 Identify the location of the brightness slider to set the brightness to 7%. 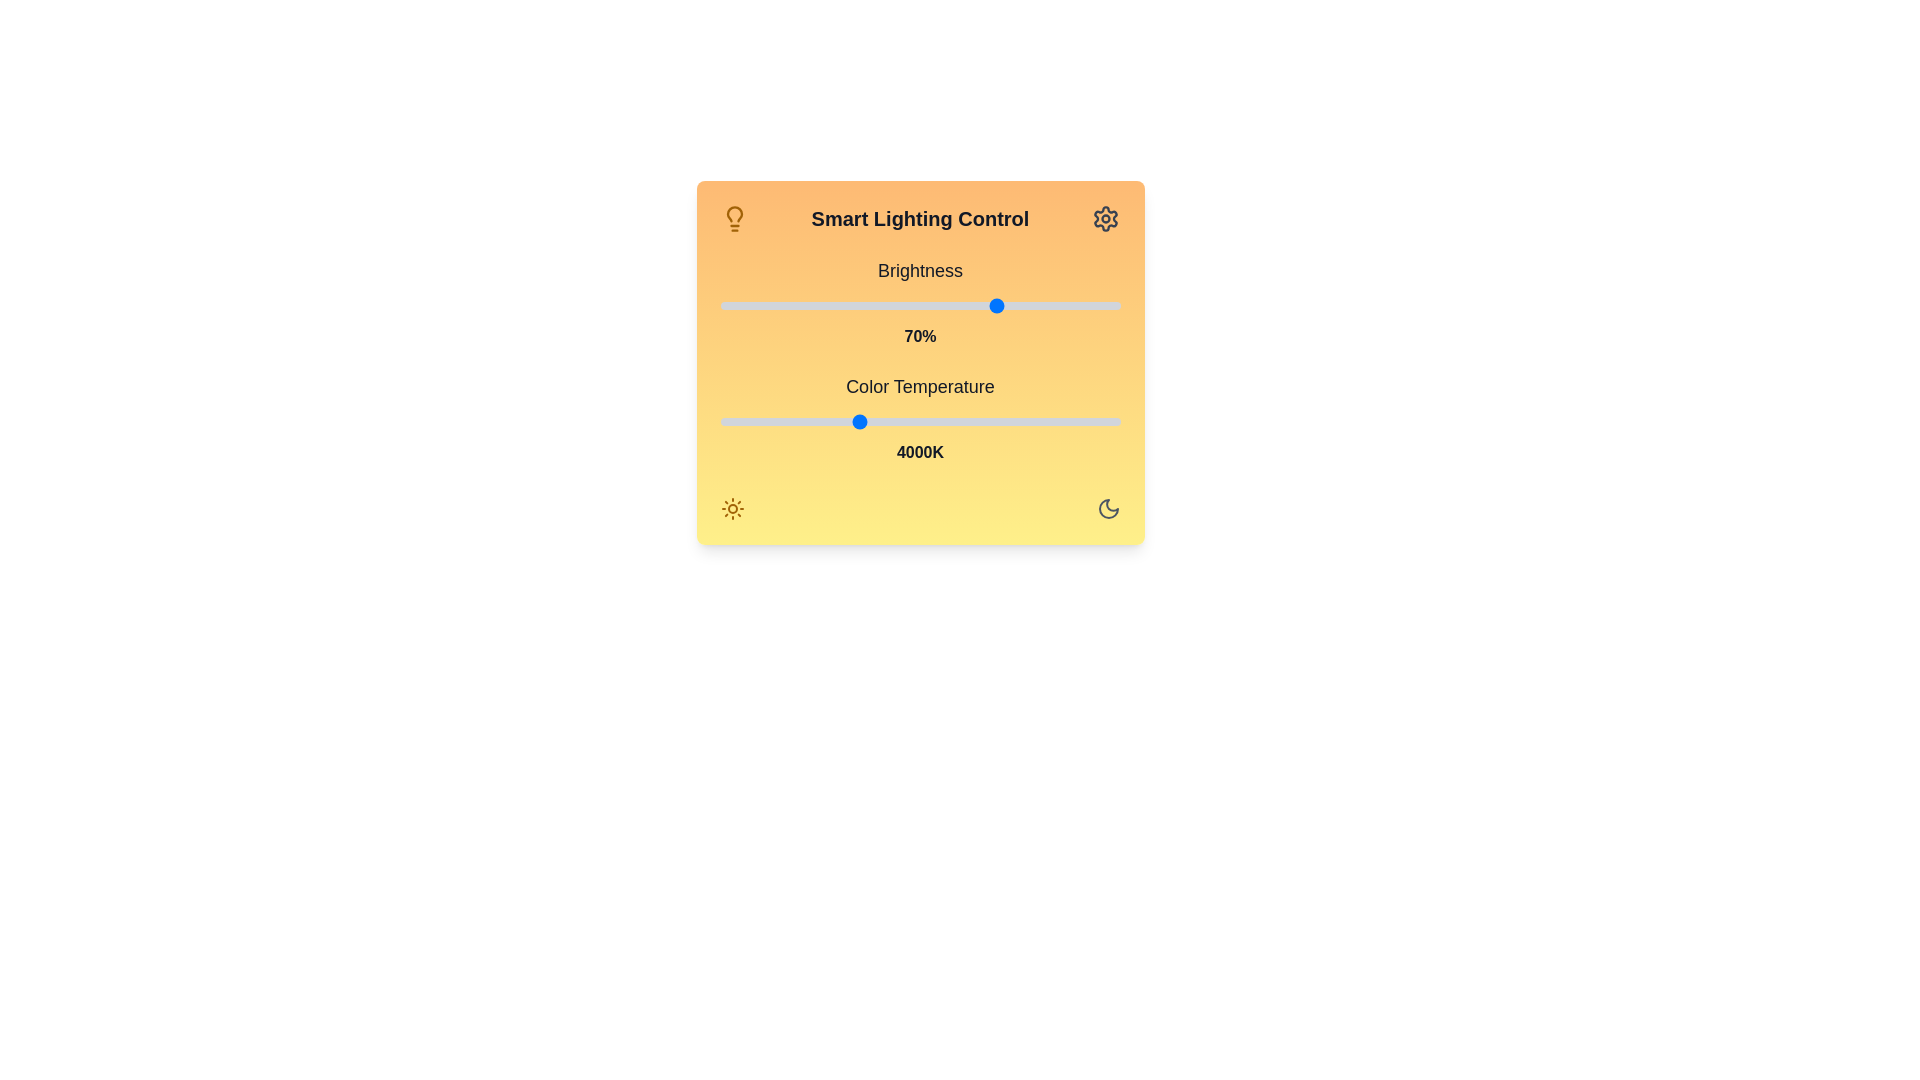
(747, 305).